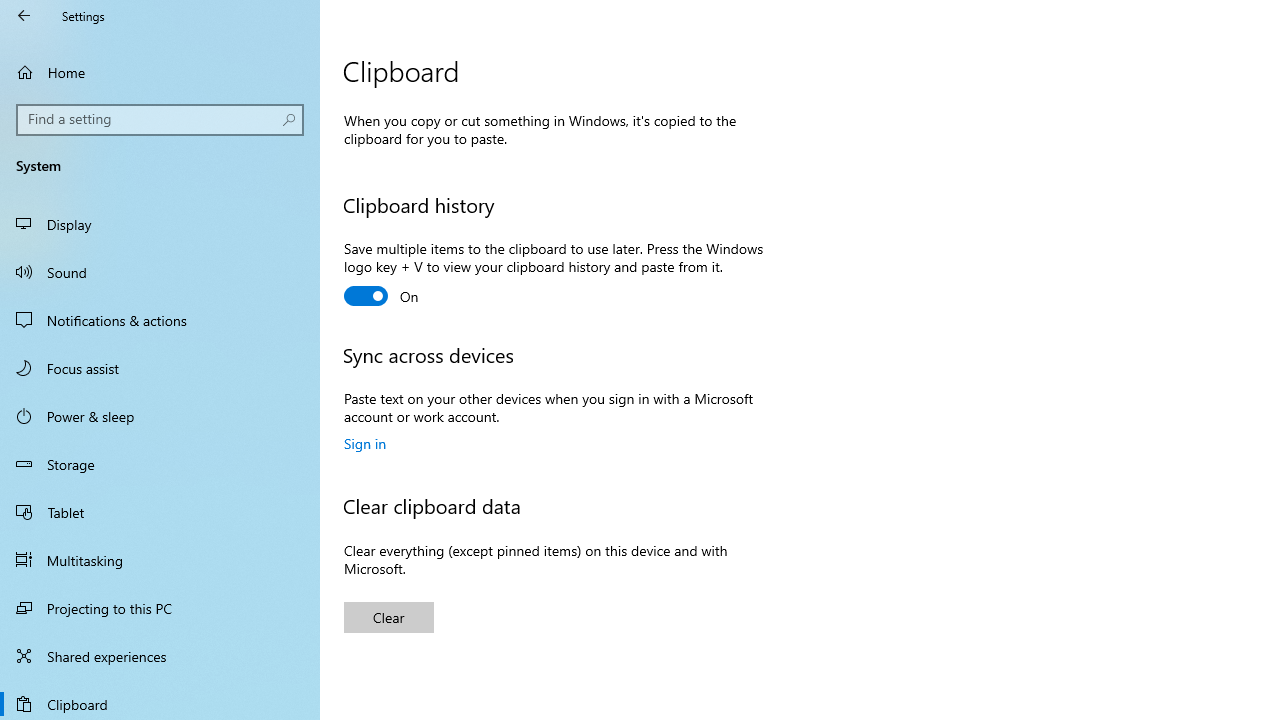  What do you see at coordinates (160, 367) in the screenshot?
I see `'Focus assist'` at bounding box center [160, 367].